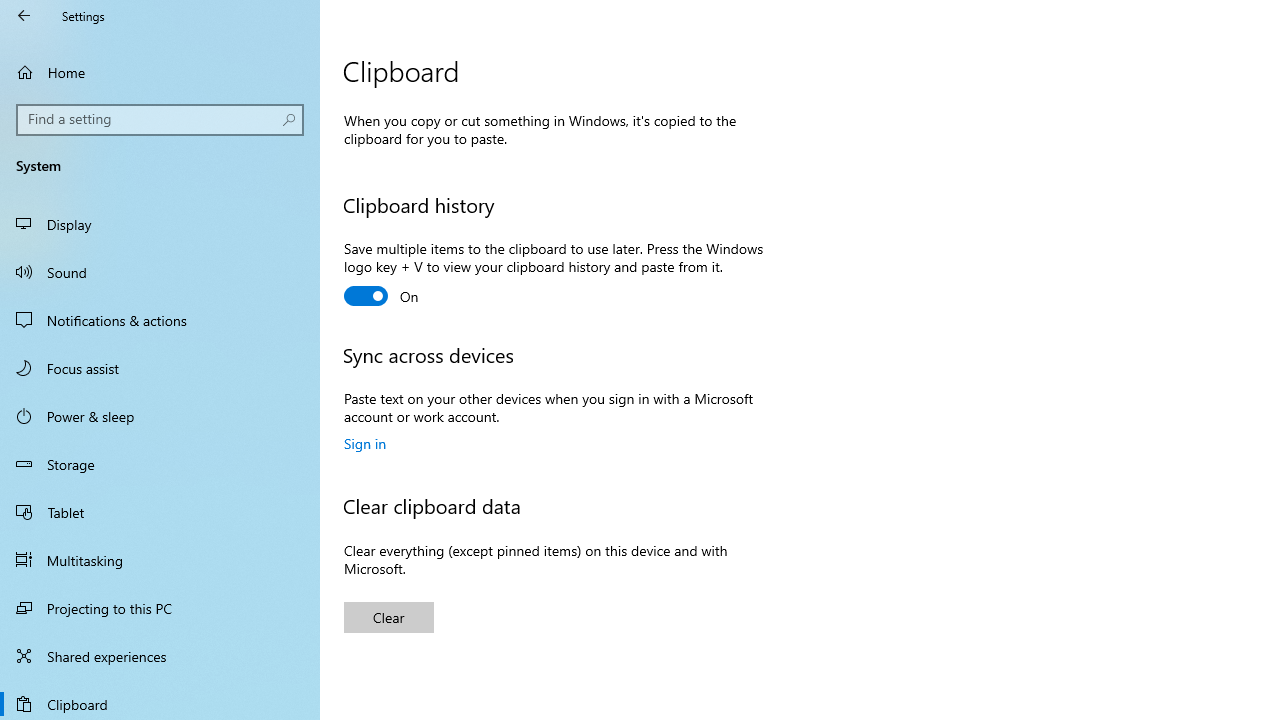  What do you see at coordinates (160, 367) in the screenshot?
I see `'Focus assist'` at bounding box center [160, 367].